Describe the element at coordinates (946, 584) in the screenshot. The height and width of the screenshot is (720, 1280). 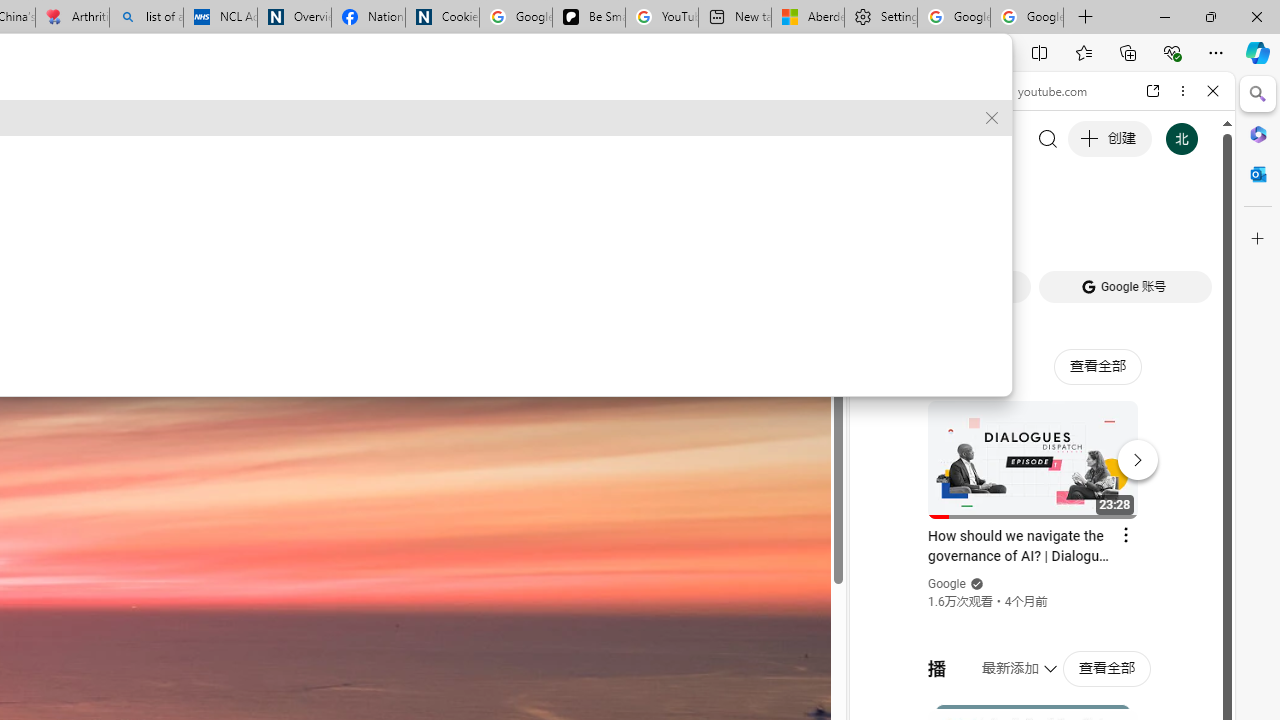
I see `'Google'` at that location.